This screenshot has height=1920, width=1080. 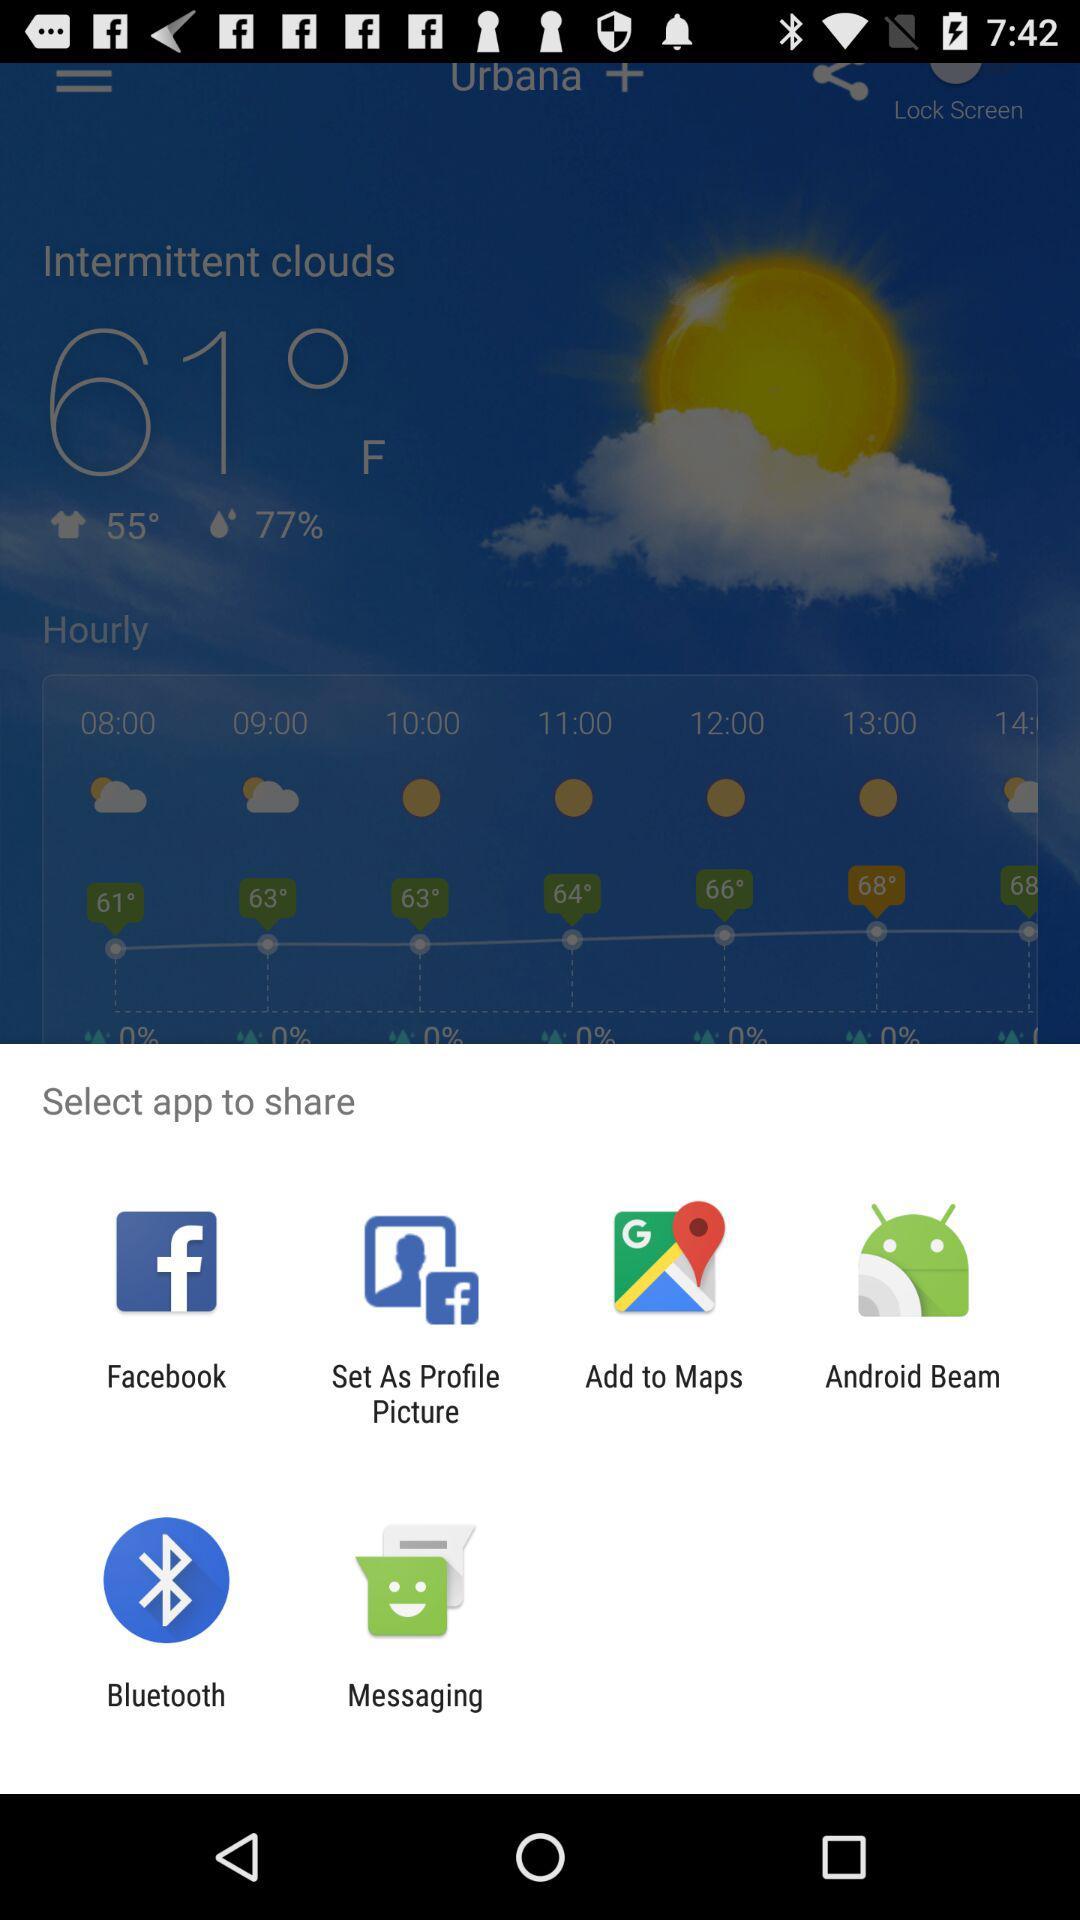 I want to click on the facebook app, so click(x=165, y=1392).